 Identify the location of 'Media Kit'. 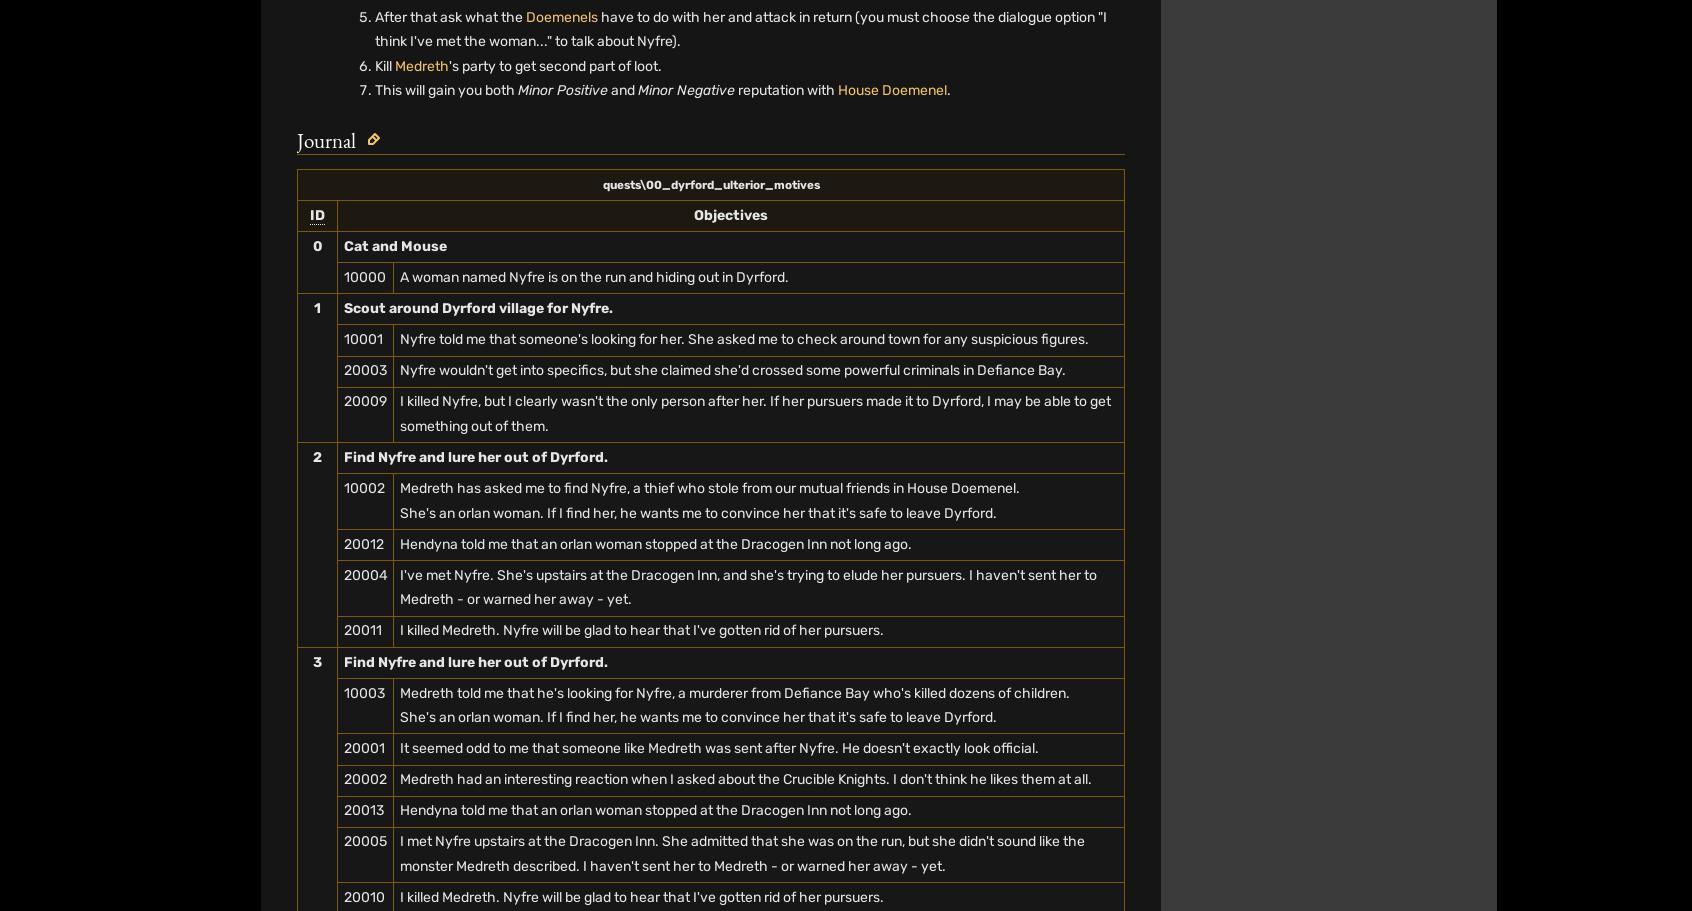
(916, 135).